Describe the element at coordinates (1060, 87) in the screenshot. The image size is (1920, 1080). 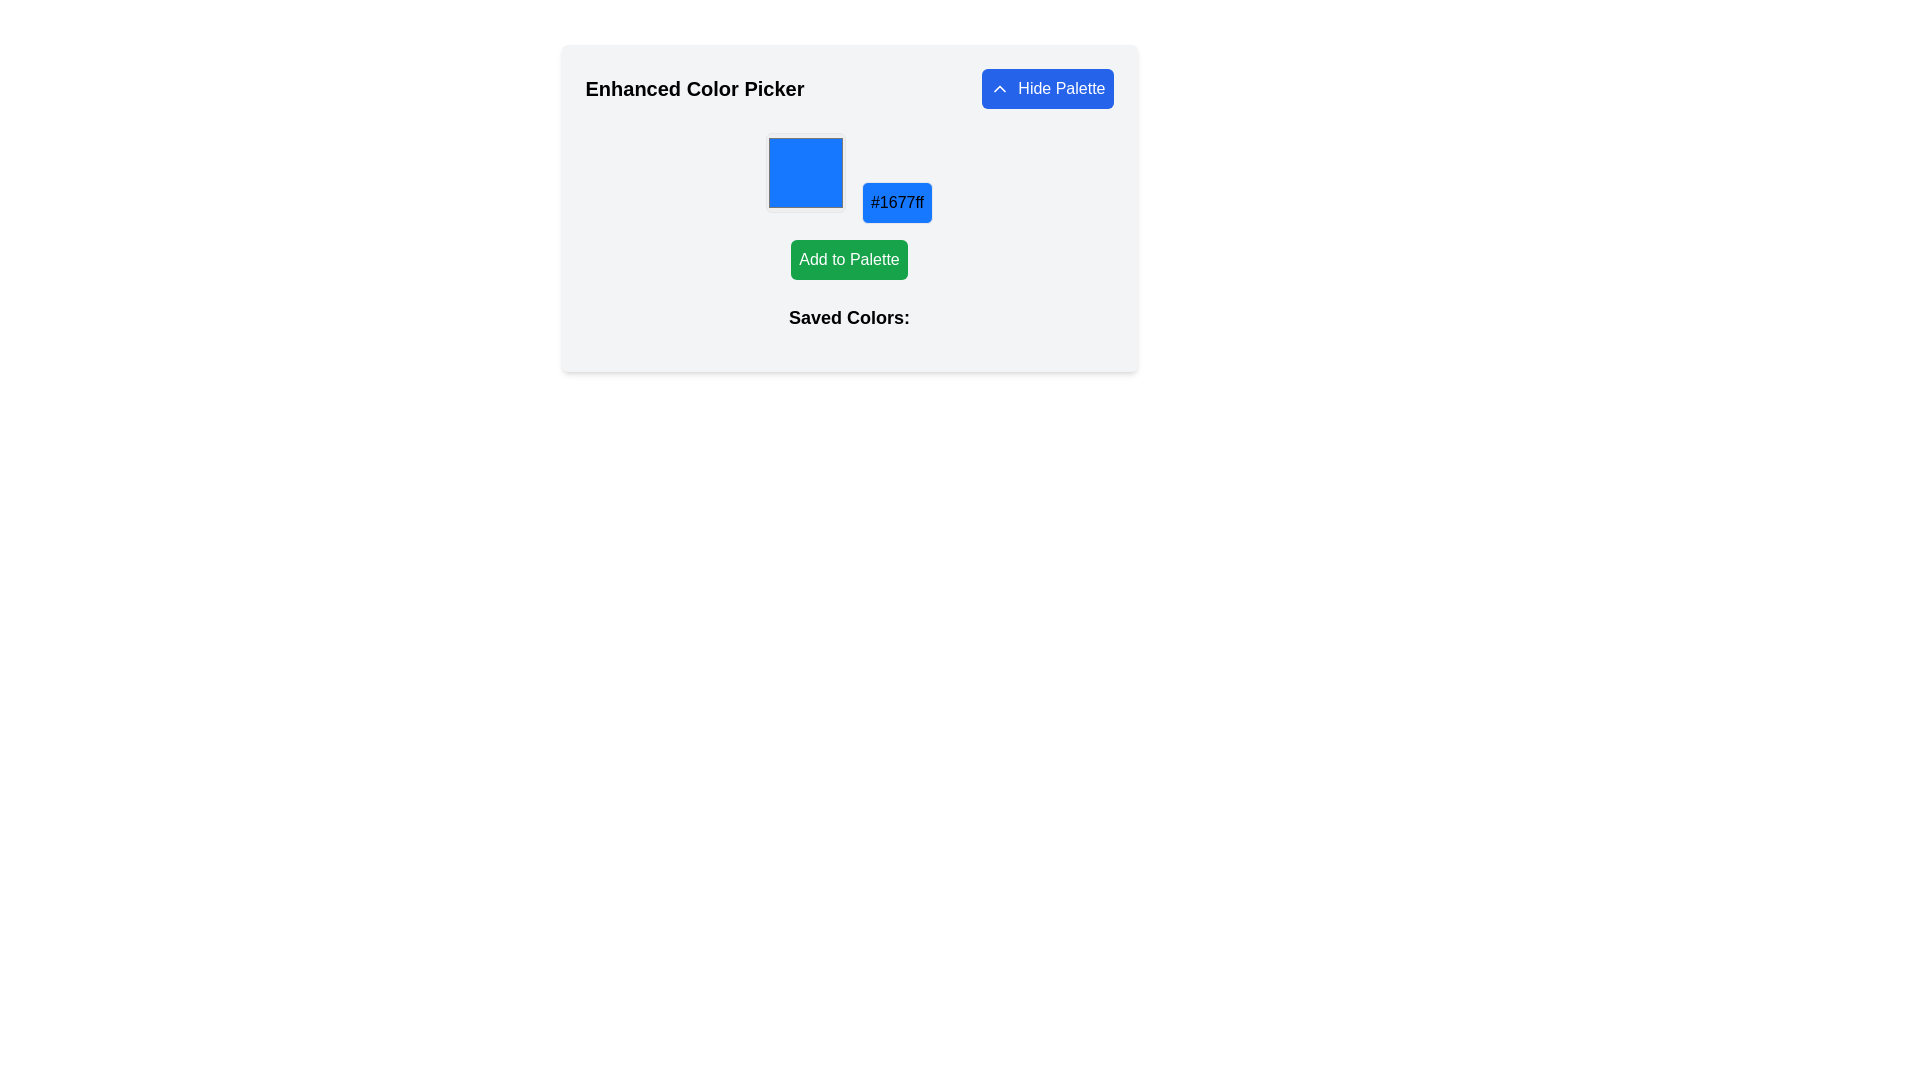
I see `the 'Hide Palette' text label, which is part of a button-like component located in the upper-right section of the interface` at that location.